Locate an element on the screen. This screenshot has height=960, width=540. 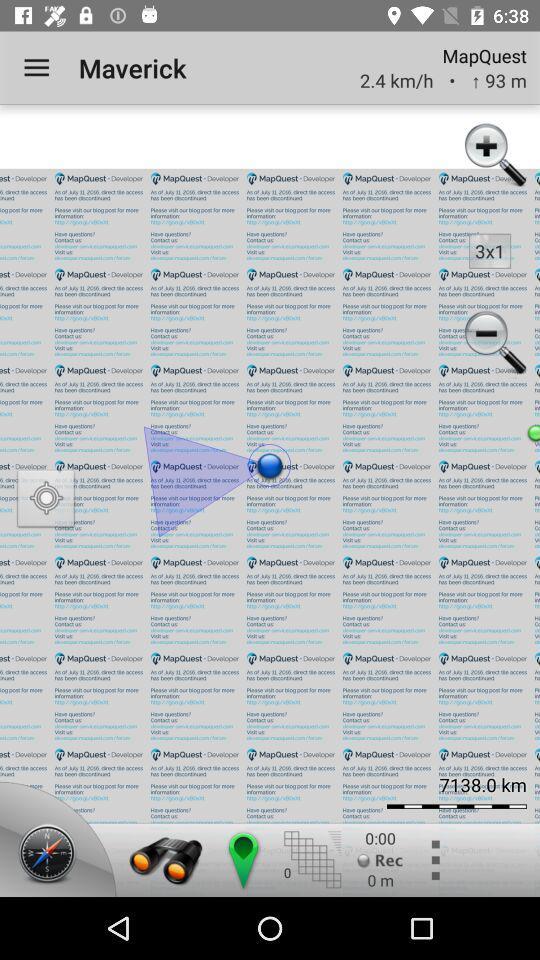
icon next to maverick app is located at coordinates (36, 68).